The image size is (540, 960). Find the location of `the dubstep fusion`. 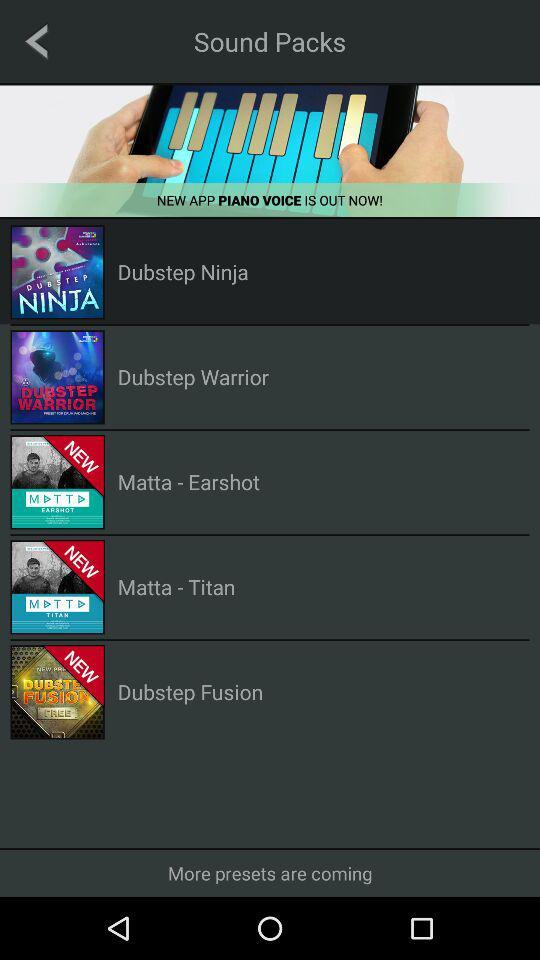

the dubstep fusion is located at coordinates (190, 691).